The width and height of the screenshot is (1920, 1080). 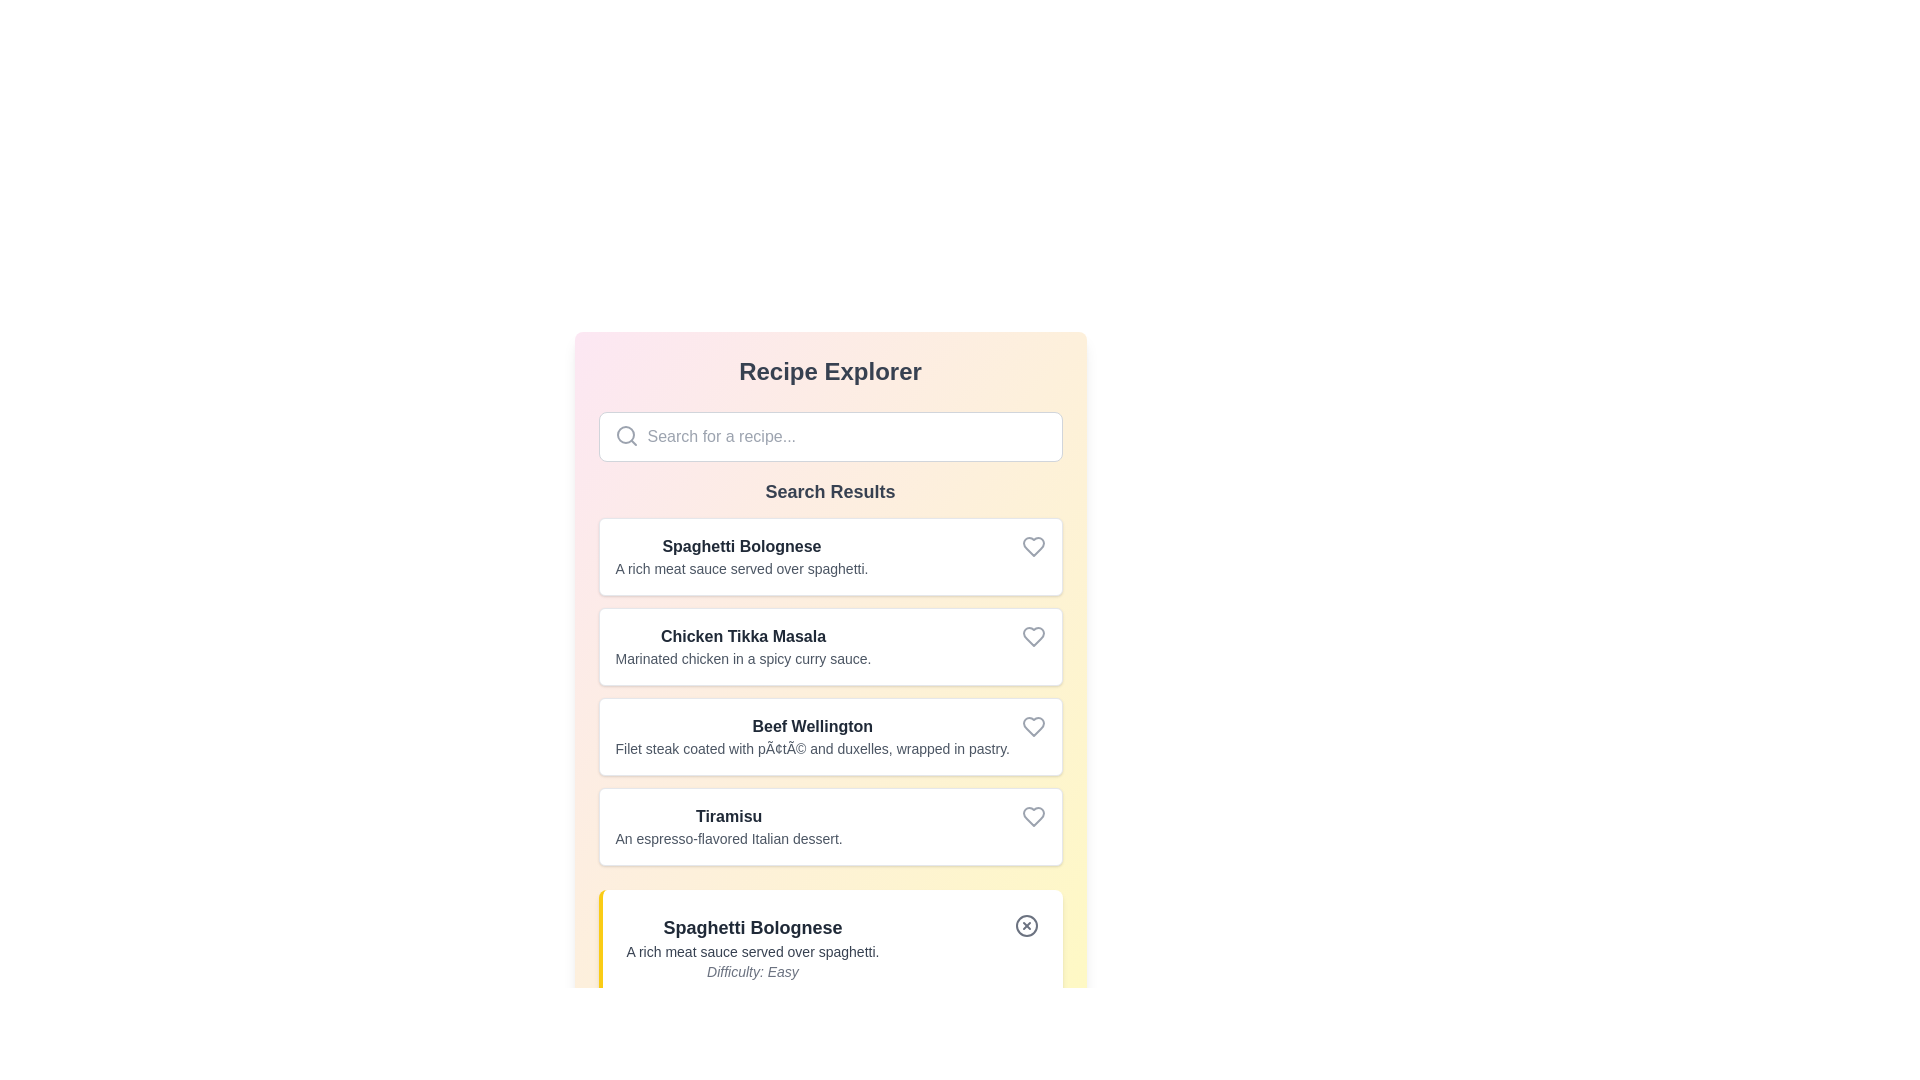 I want to click on the recipe title text label located in the fourth entry of the 'Search Results' section, positioned above the descriptive text, so click(x=728, y=817).